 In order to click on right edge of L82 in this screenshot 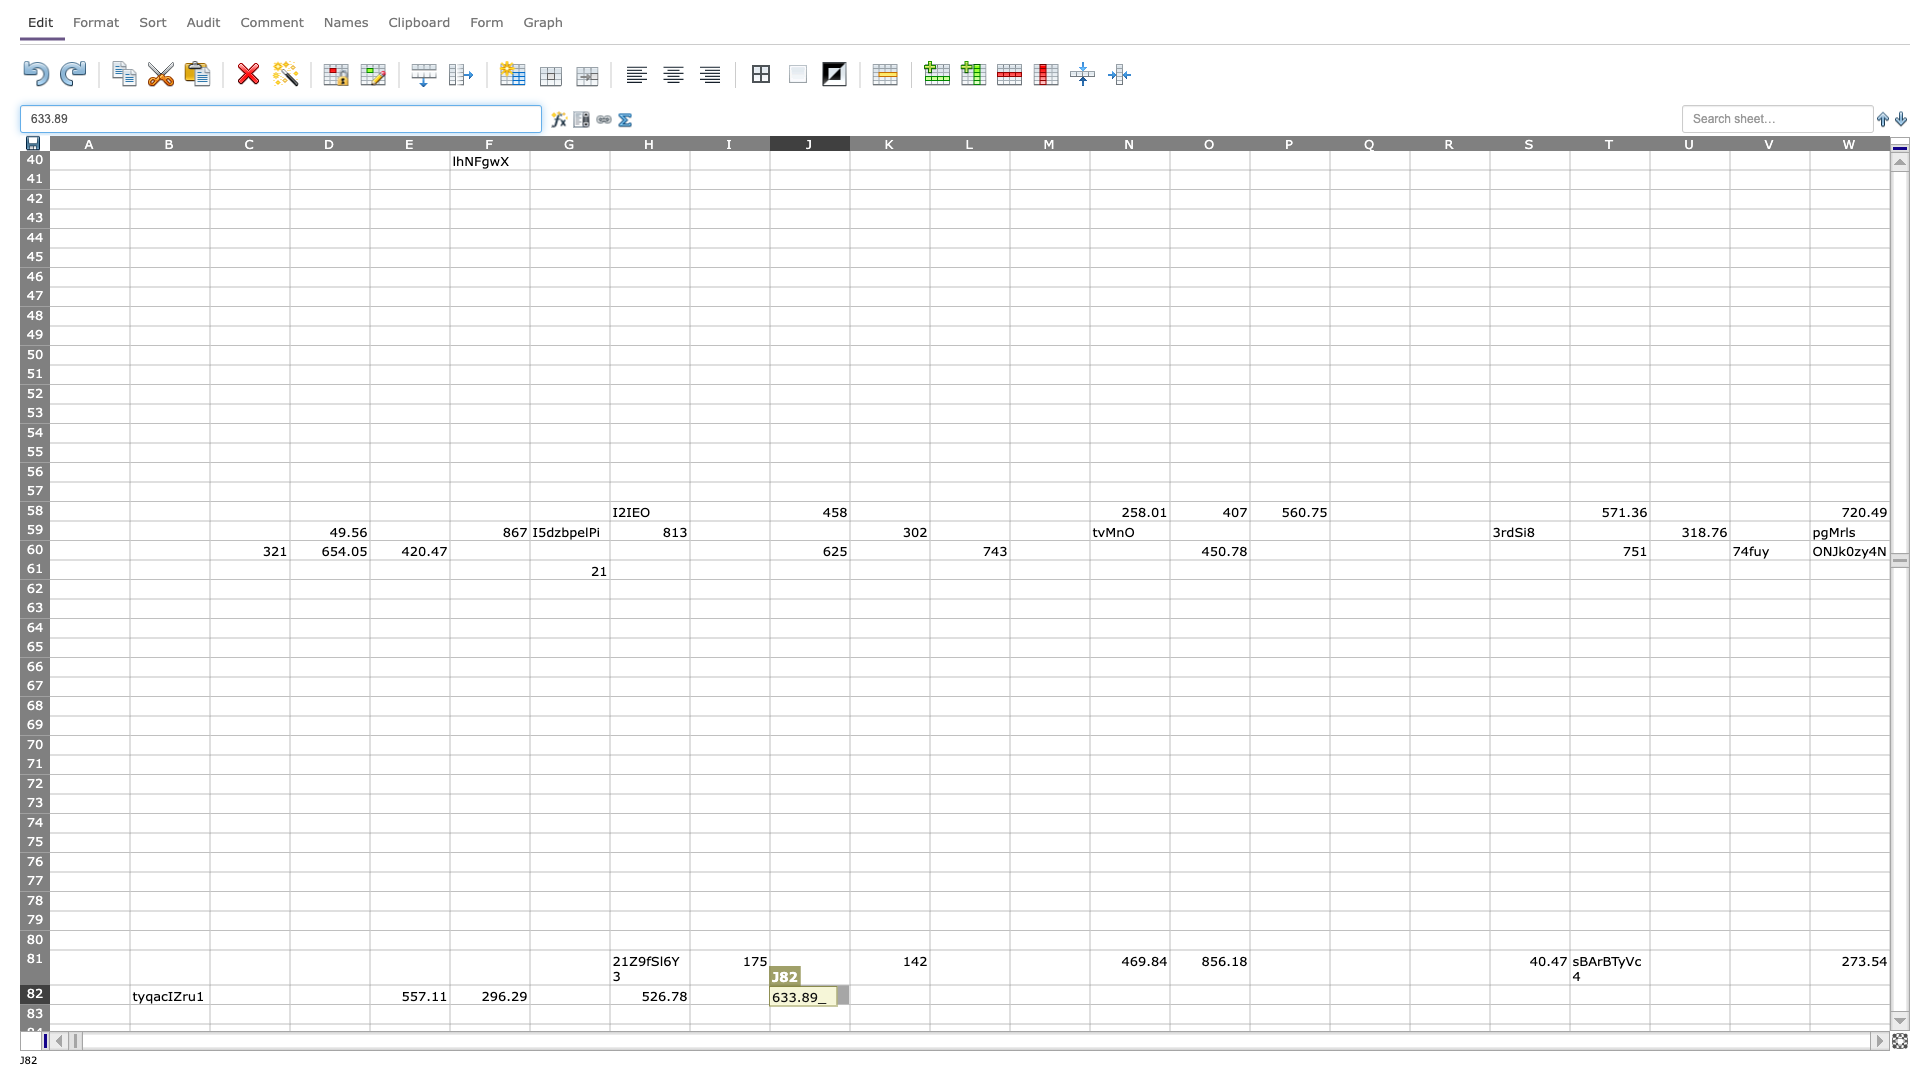, I will do `click(1009, 994)`.